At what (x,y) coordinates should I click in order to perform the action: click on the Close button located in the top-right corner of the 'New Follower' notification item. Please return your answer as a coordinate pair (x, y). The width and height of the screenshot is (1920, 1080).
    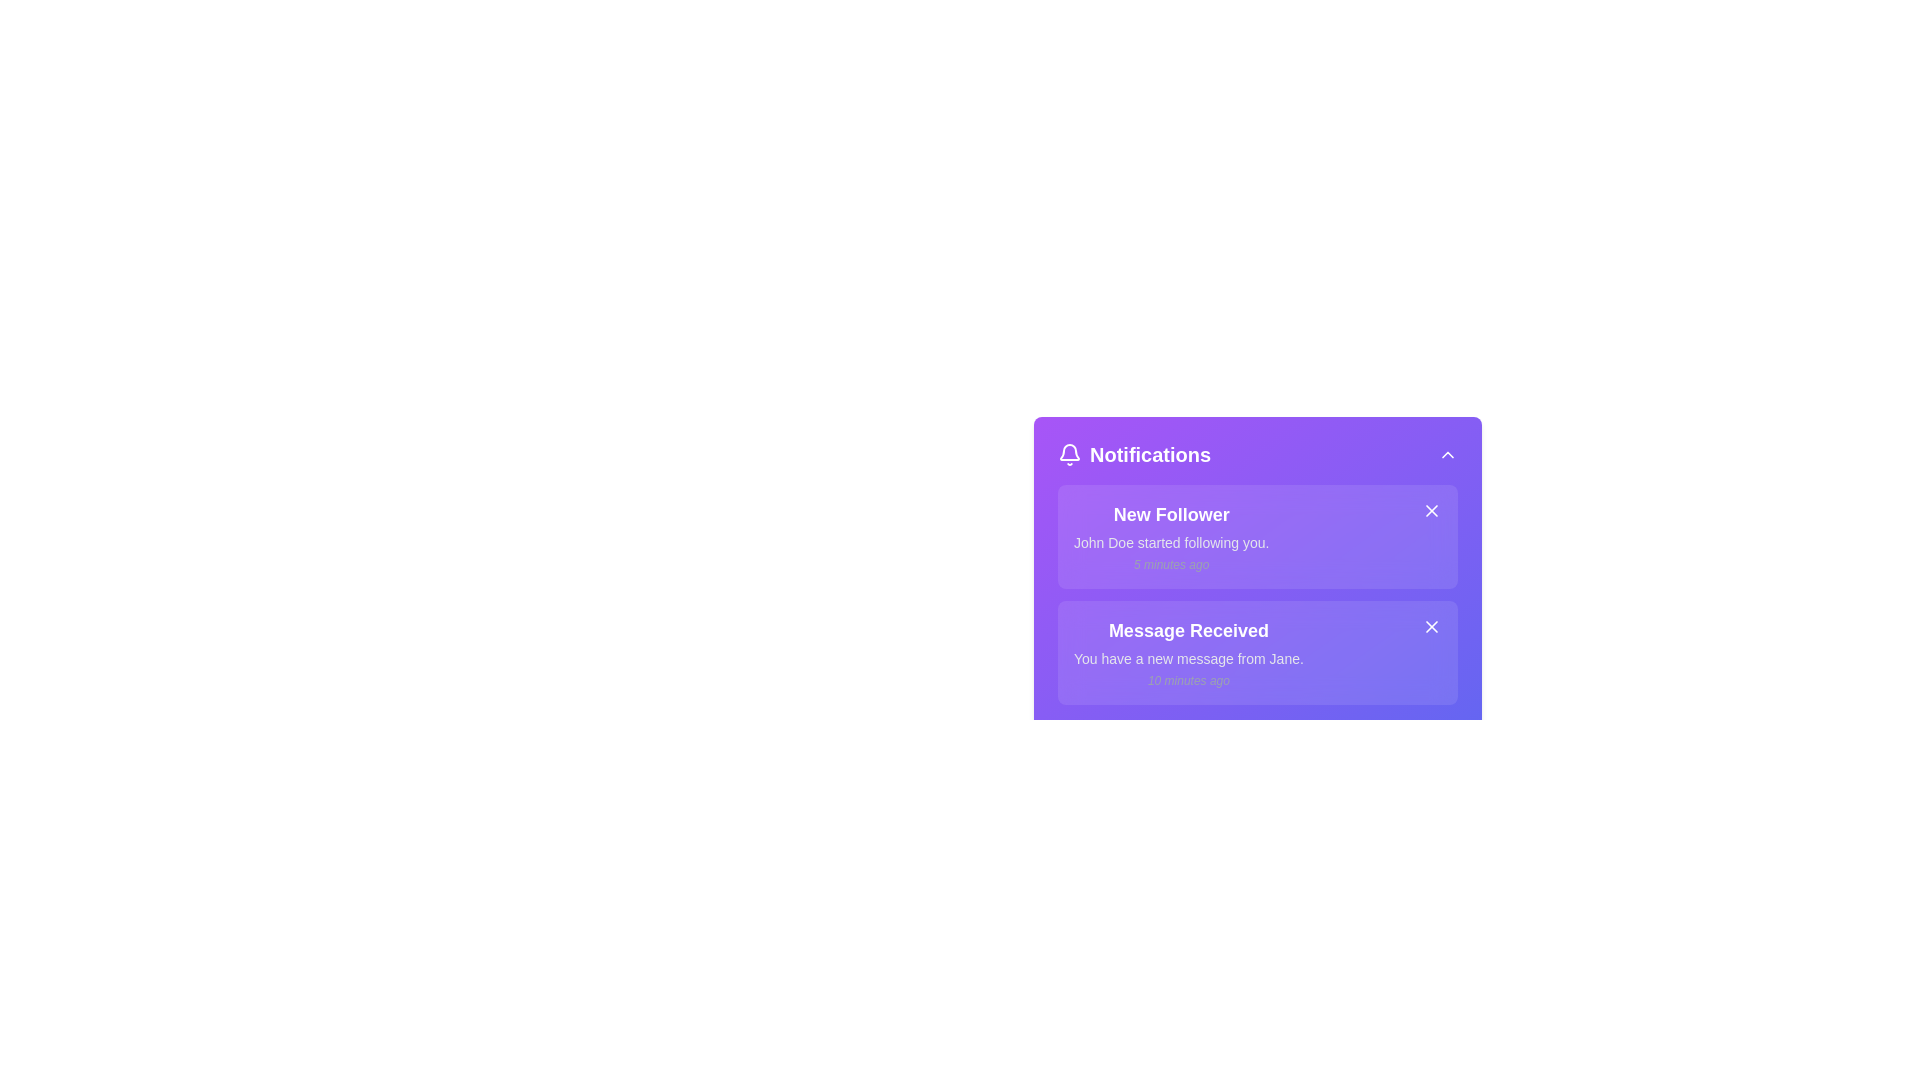
    Looking at the image, I should click on (1430, 509).